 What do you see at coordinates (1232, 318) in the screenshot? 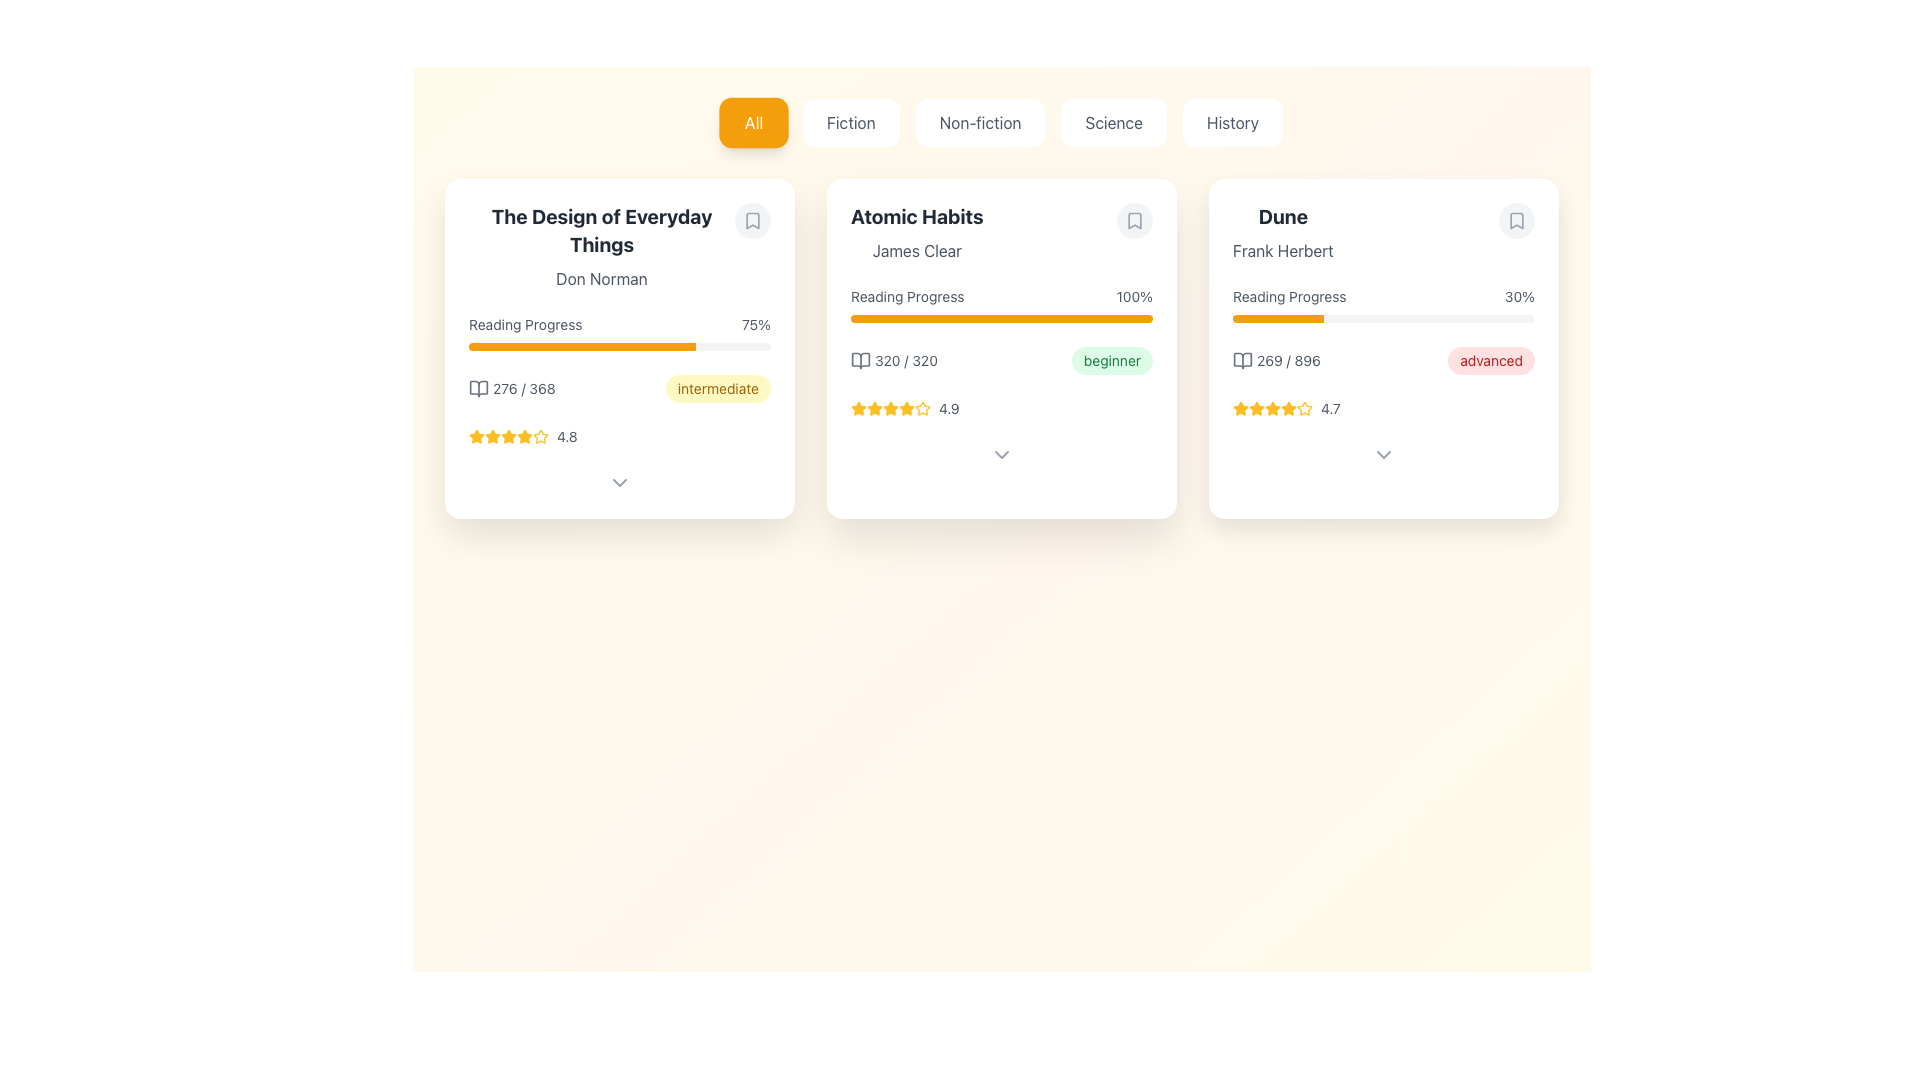
I see `the reading progress` at bounding box center [1232, 318].